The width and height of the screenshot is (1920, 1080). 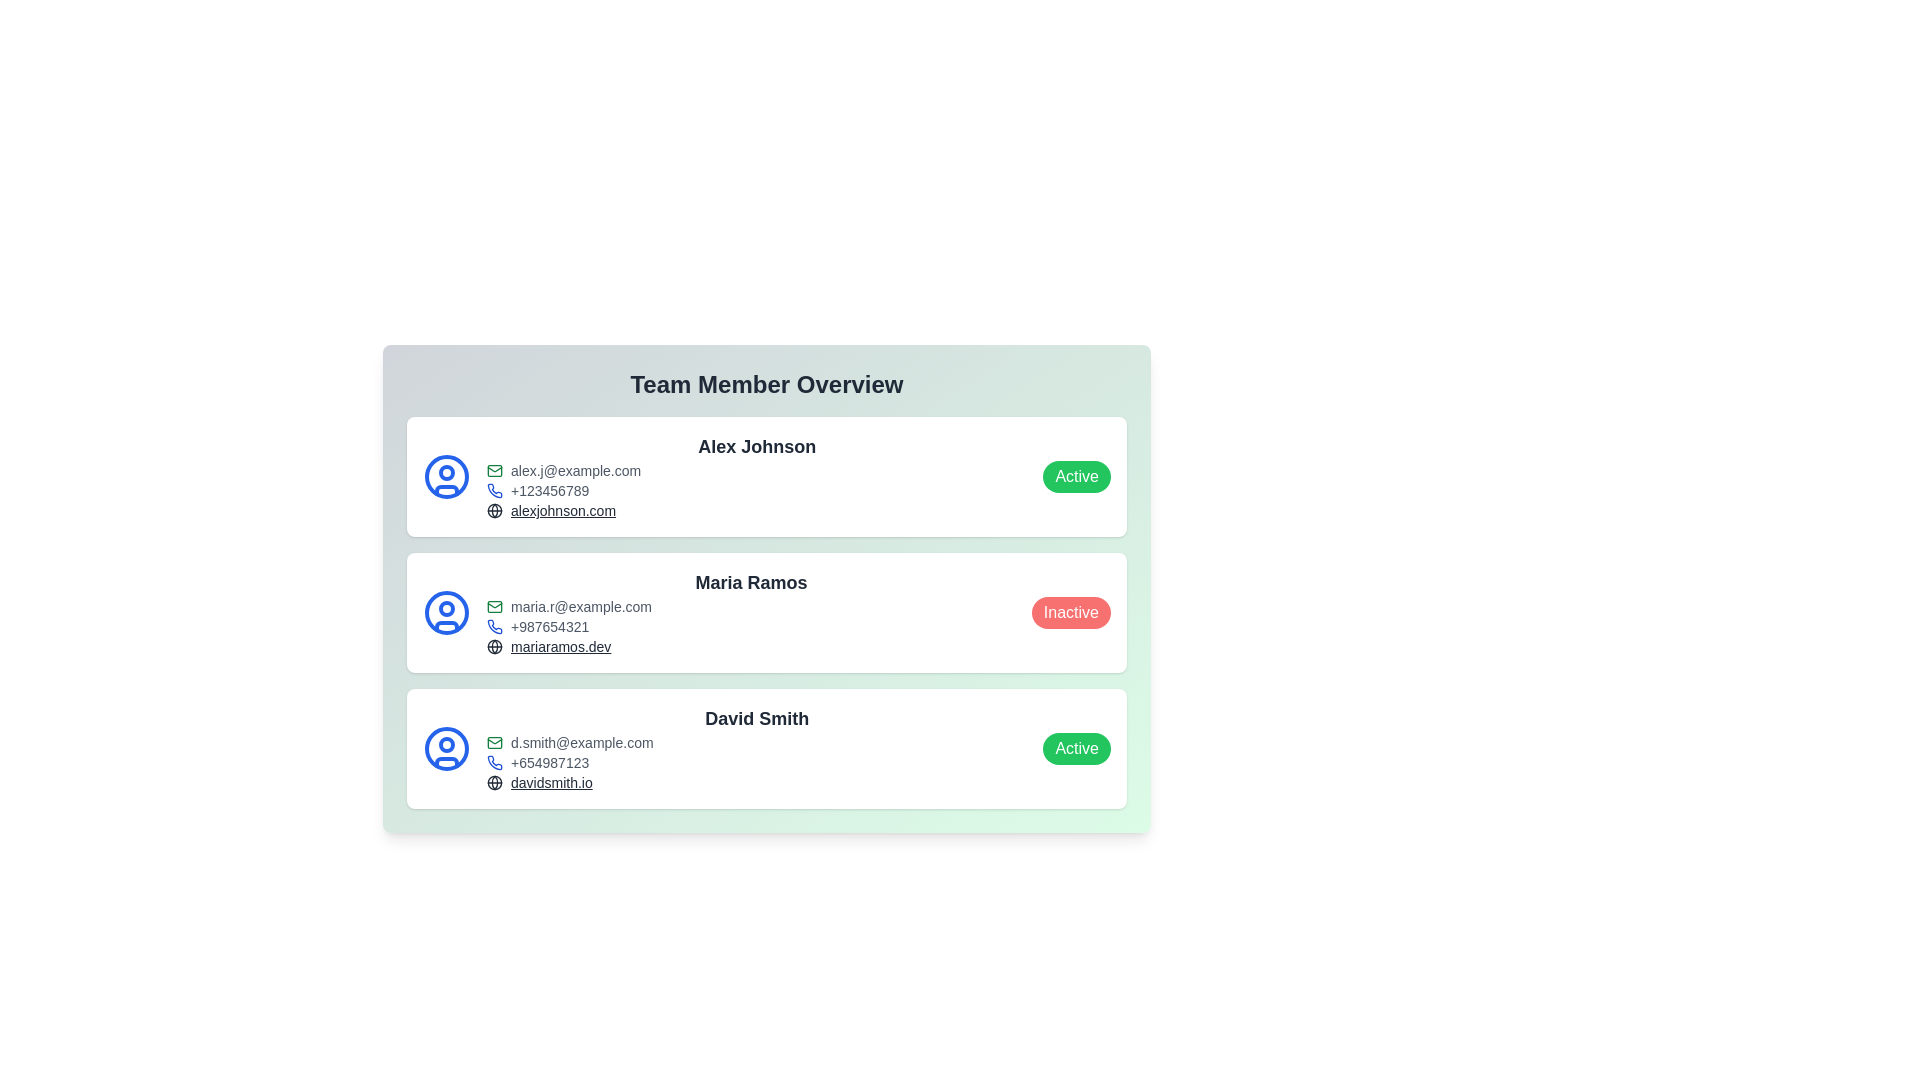 I want to click on the website link for Alex Johnson to open their website in a new tab, so click(x=562, y=509).